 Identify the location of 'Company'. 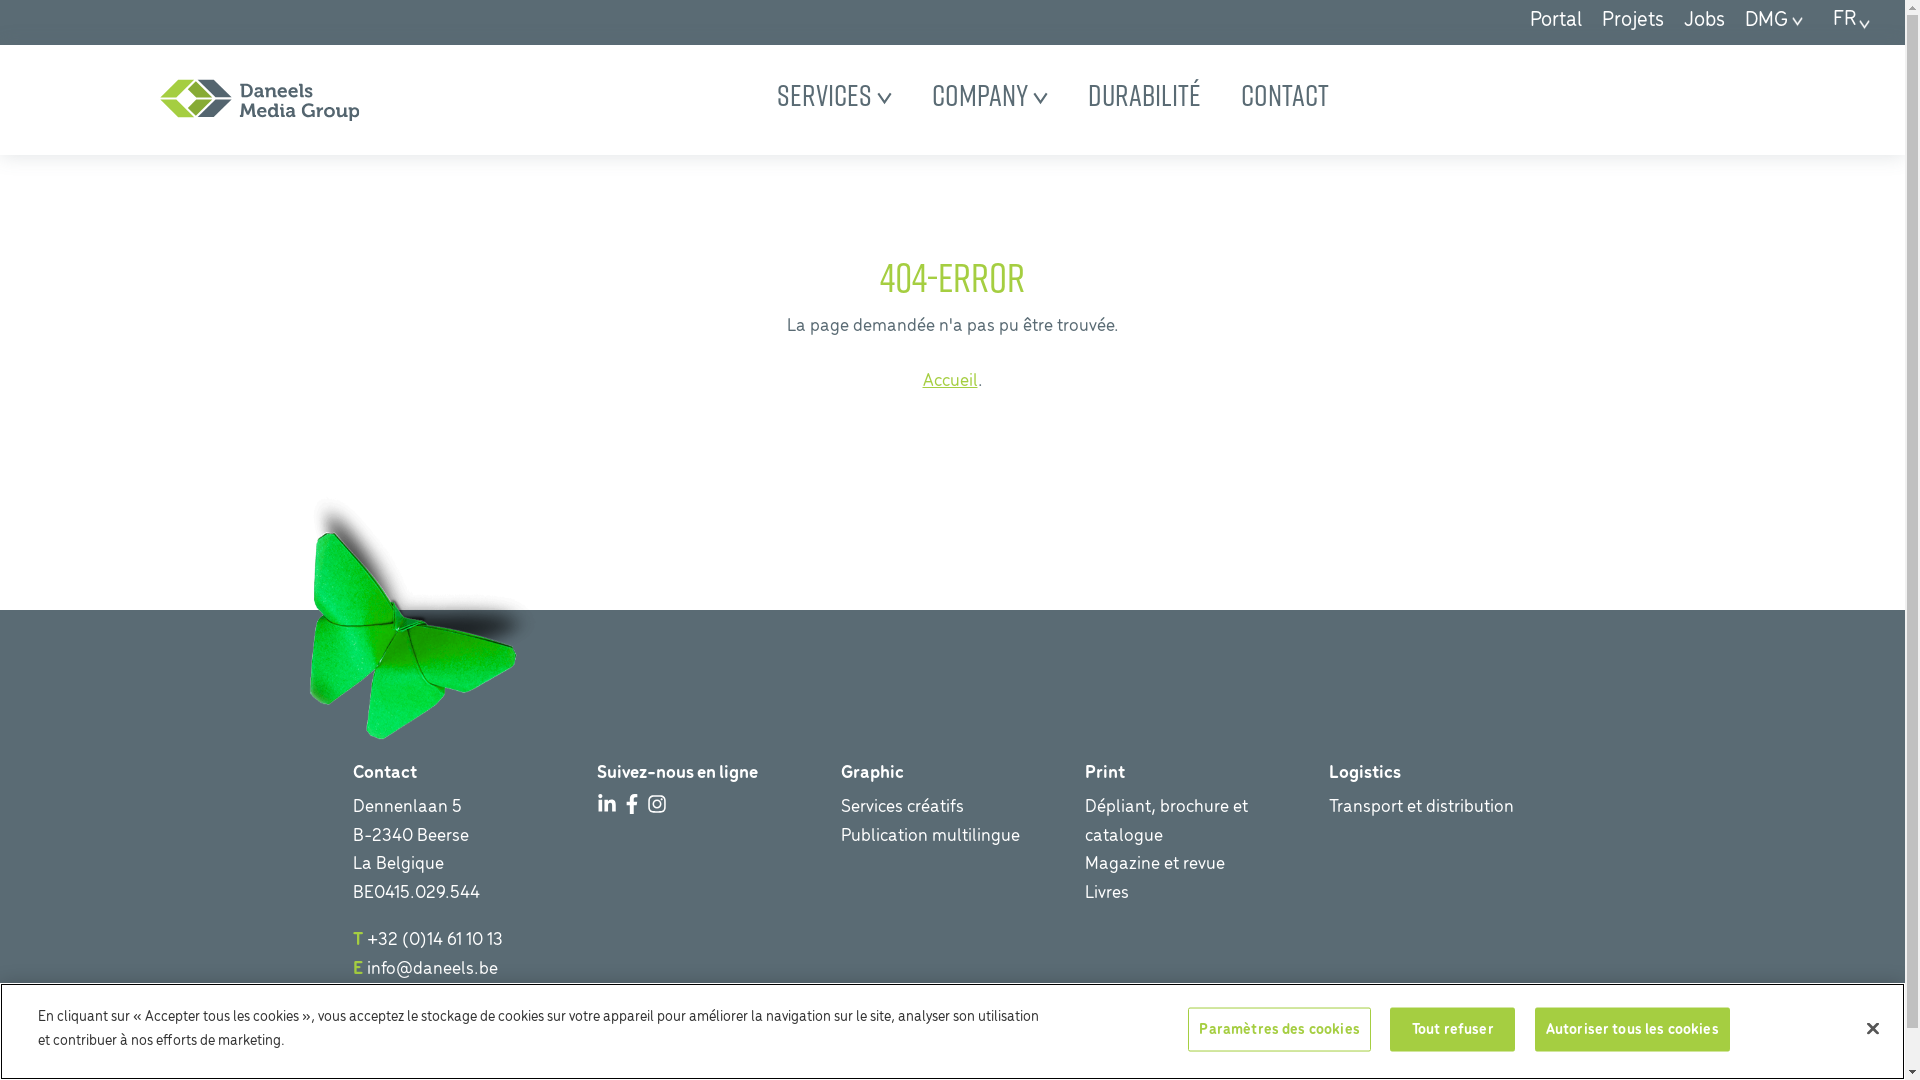
(989, 95).